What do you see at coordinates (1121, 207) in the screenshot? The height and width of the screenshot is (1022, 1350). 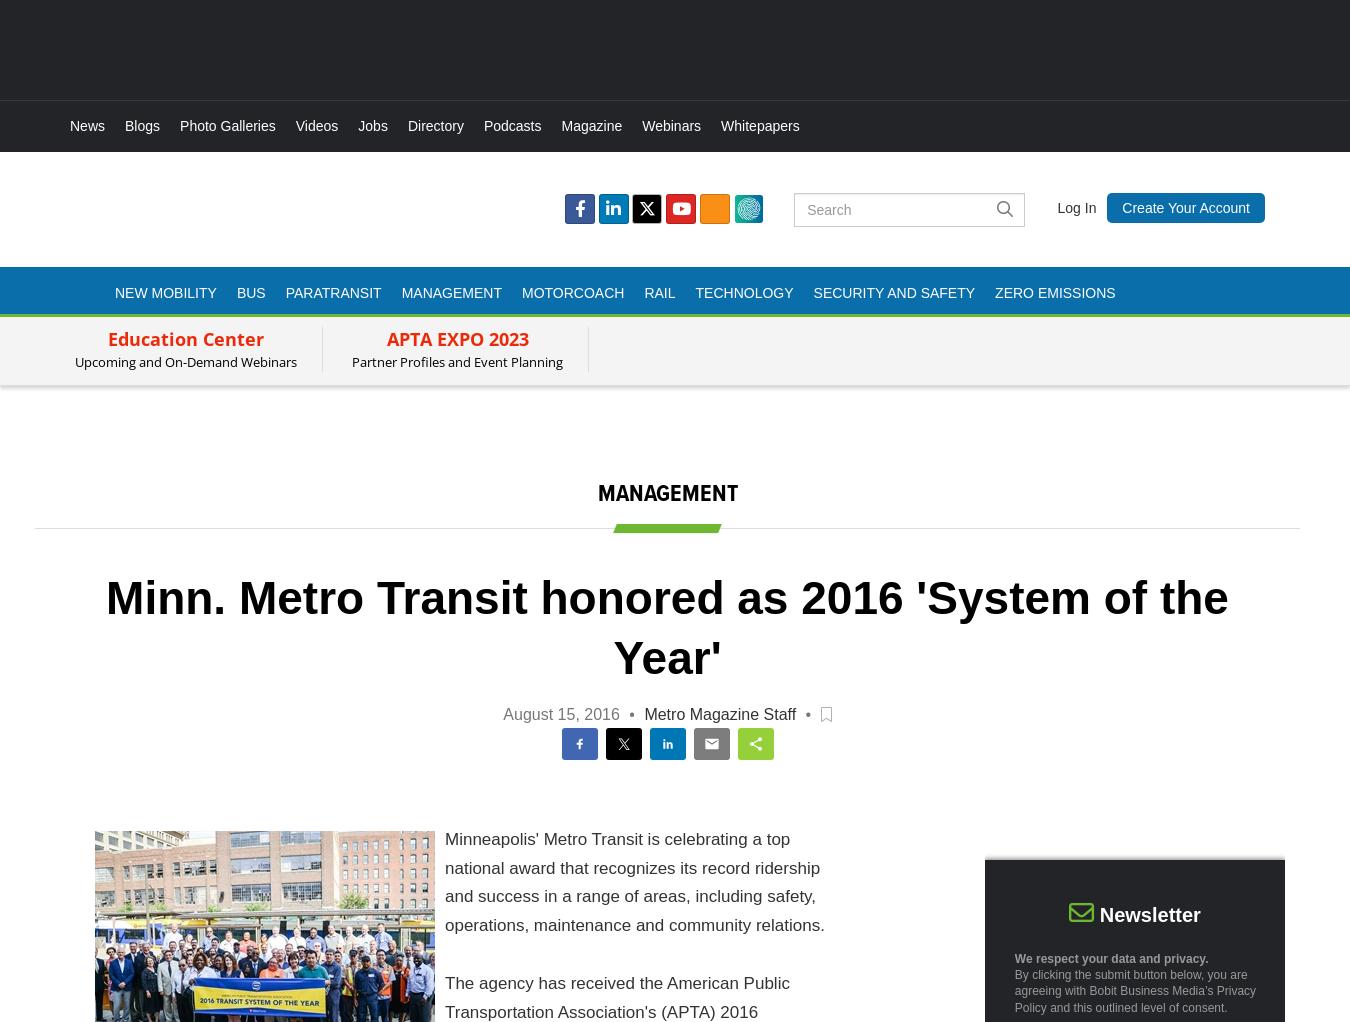 I see `'Create Your Account'` at bounding box center [1121, 207].